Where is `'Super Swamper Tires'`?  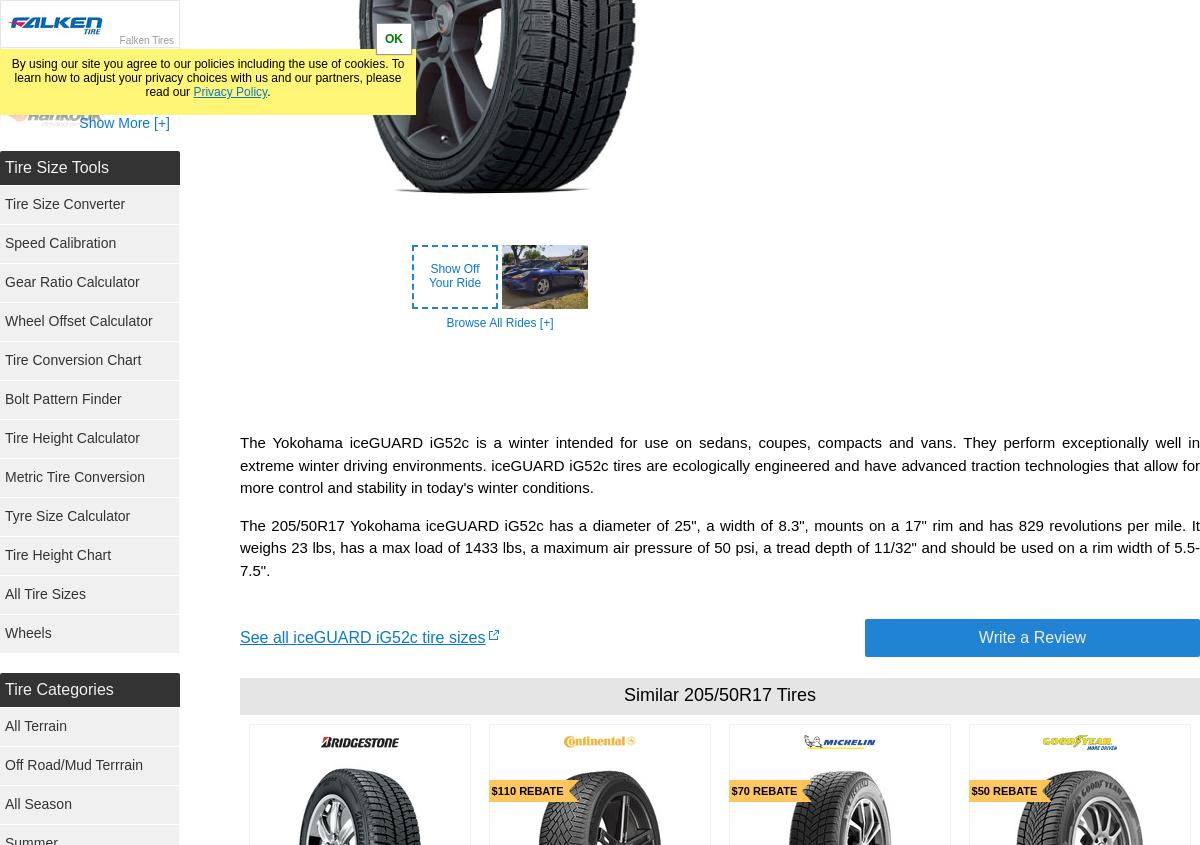
'Super Swamper Tires' is located at coordinates (125, 415).